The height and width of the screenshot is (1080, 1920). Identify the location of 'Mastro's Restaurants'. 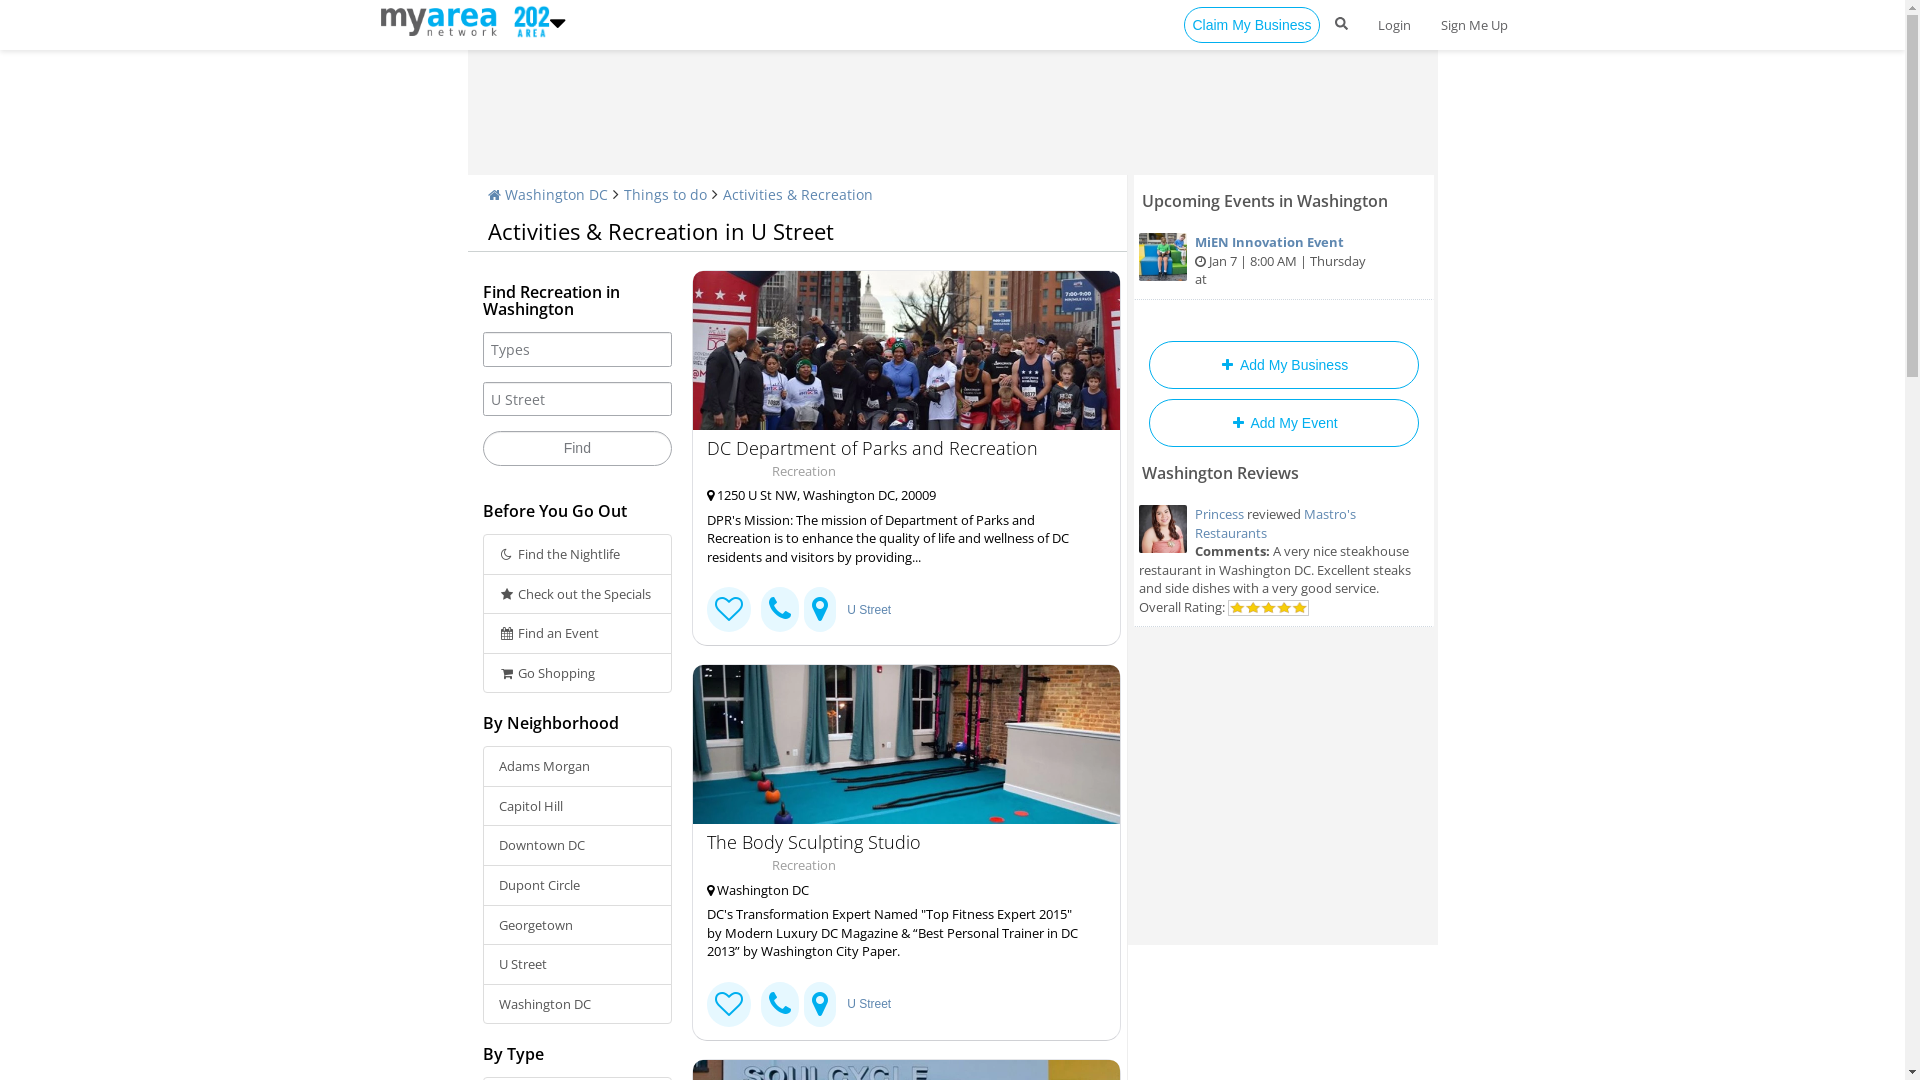
(1273, 522).